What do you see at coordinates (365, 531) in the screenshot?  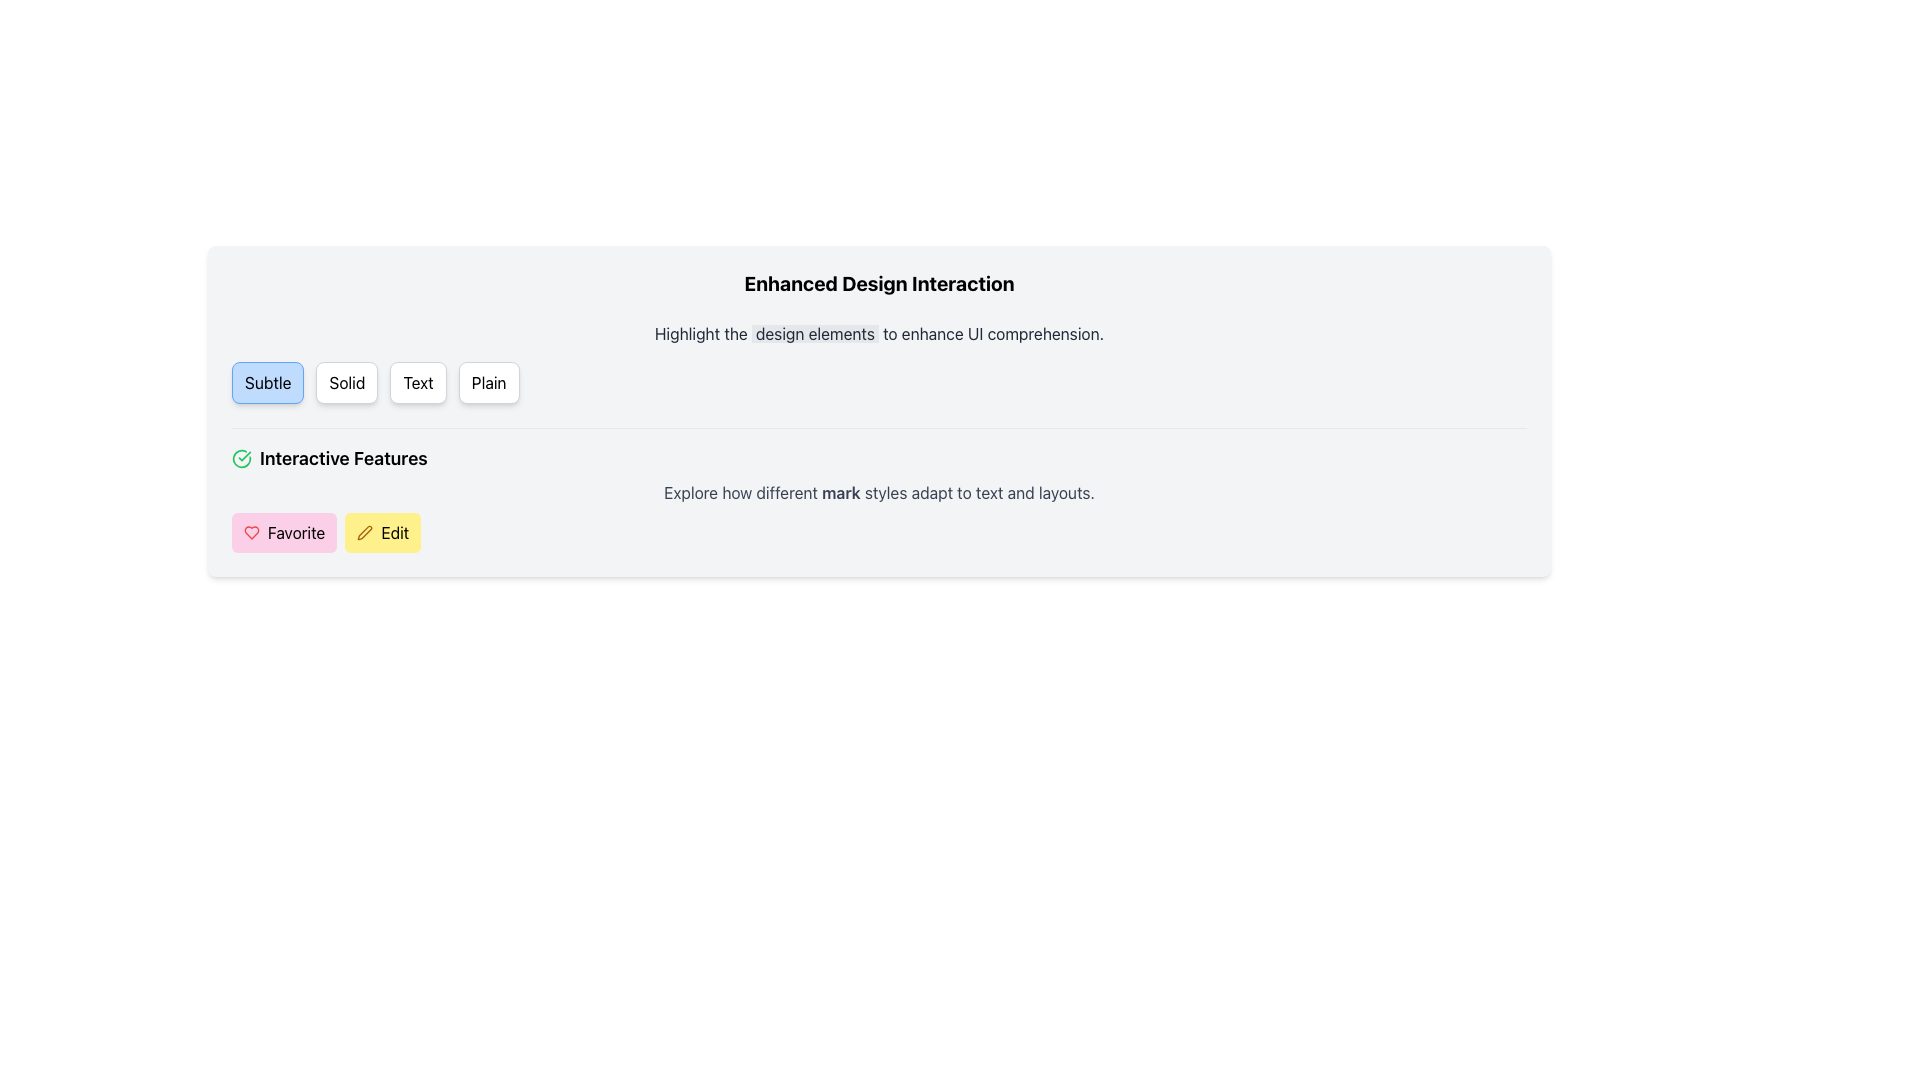 I see `the yellow outlined pen icon located next to the 'Favorite' button on the lower left part of the interface` at bounding box center [365, 531].